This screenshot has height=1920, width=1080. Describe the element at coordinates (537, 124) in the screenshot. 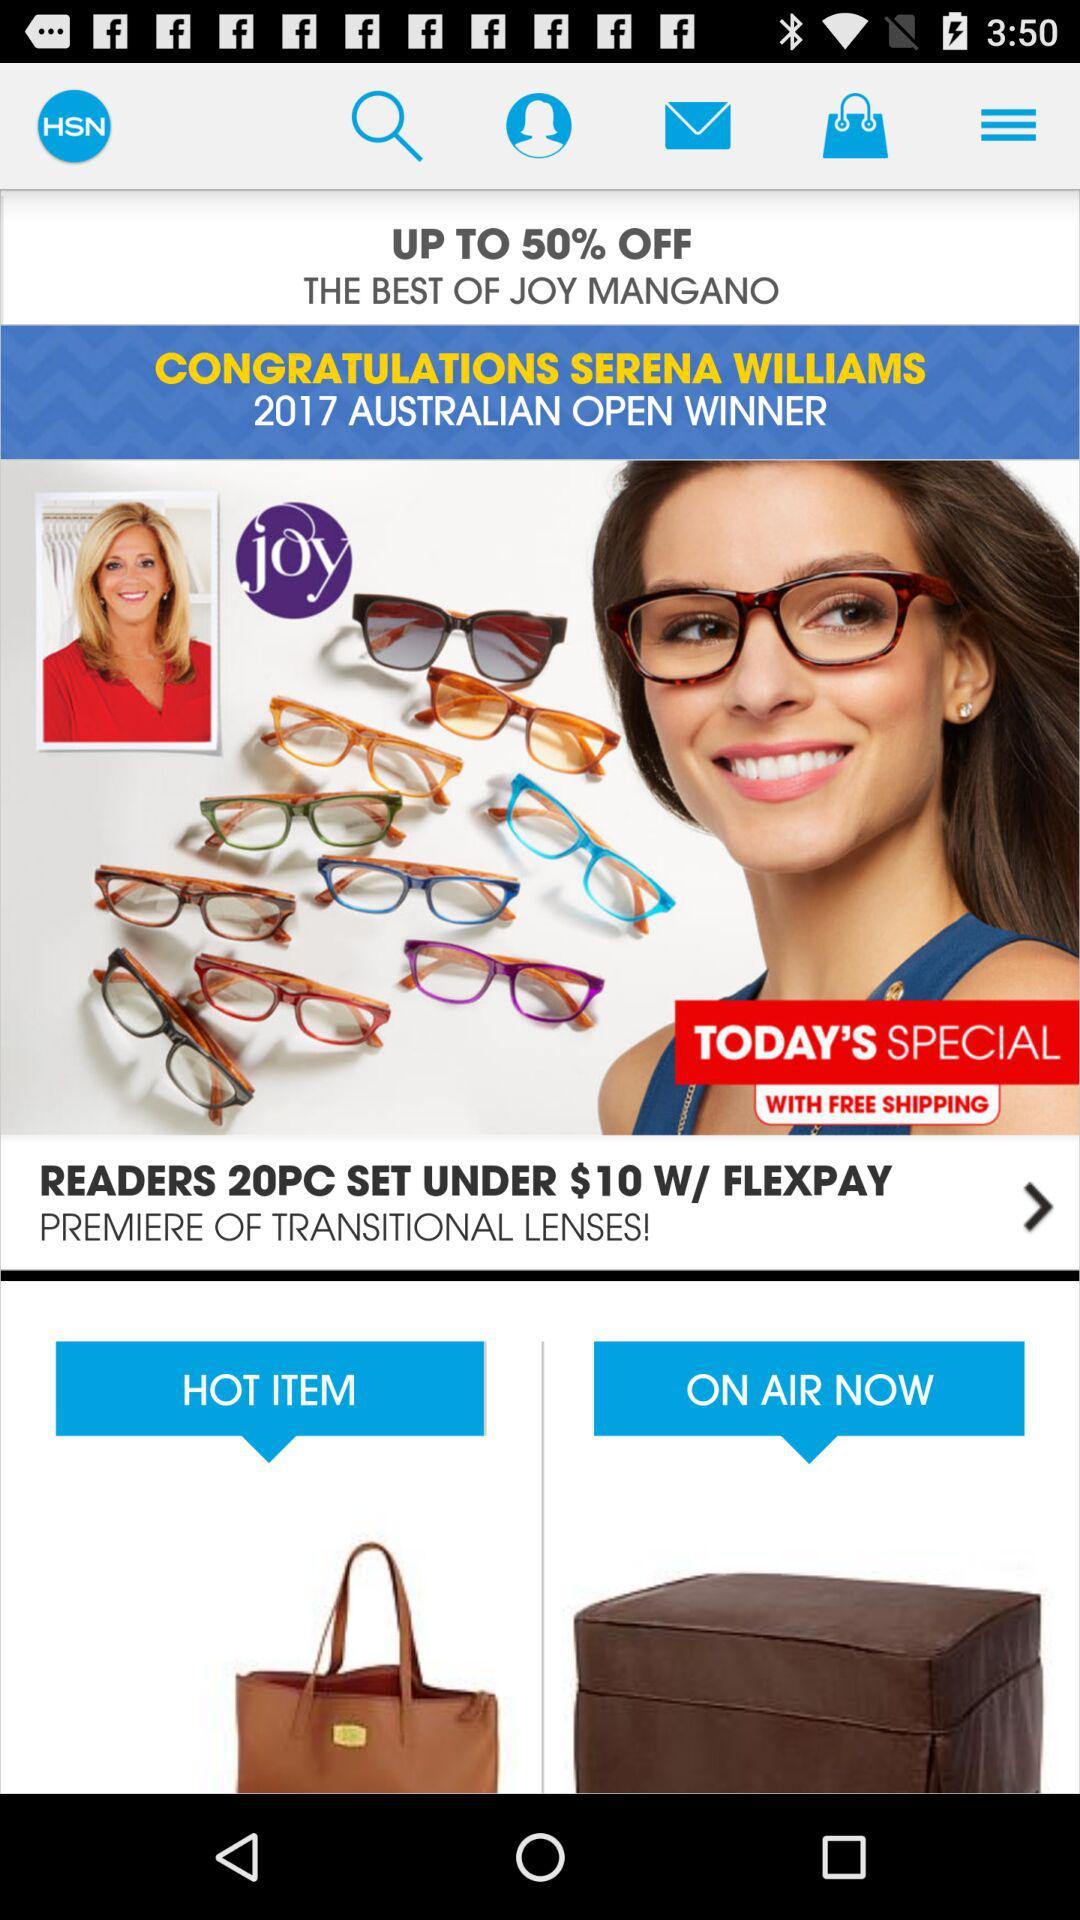

I see `open profile` at that location.